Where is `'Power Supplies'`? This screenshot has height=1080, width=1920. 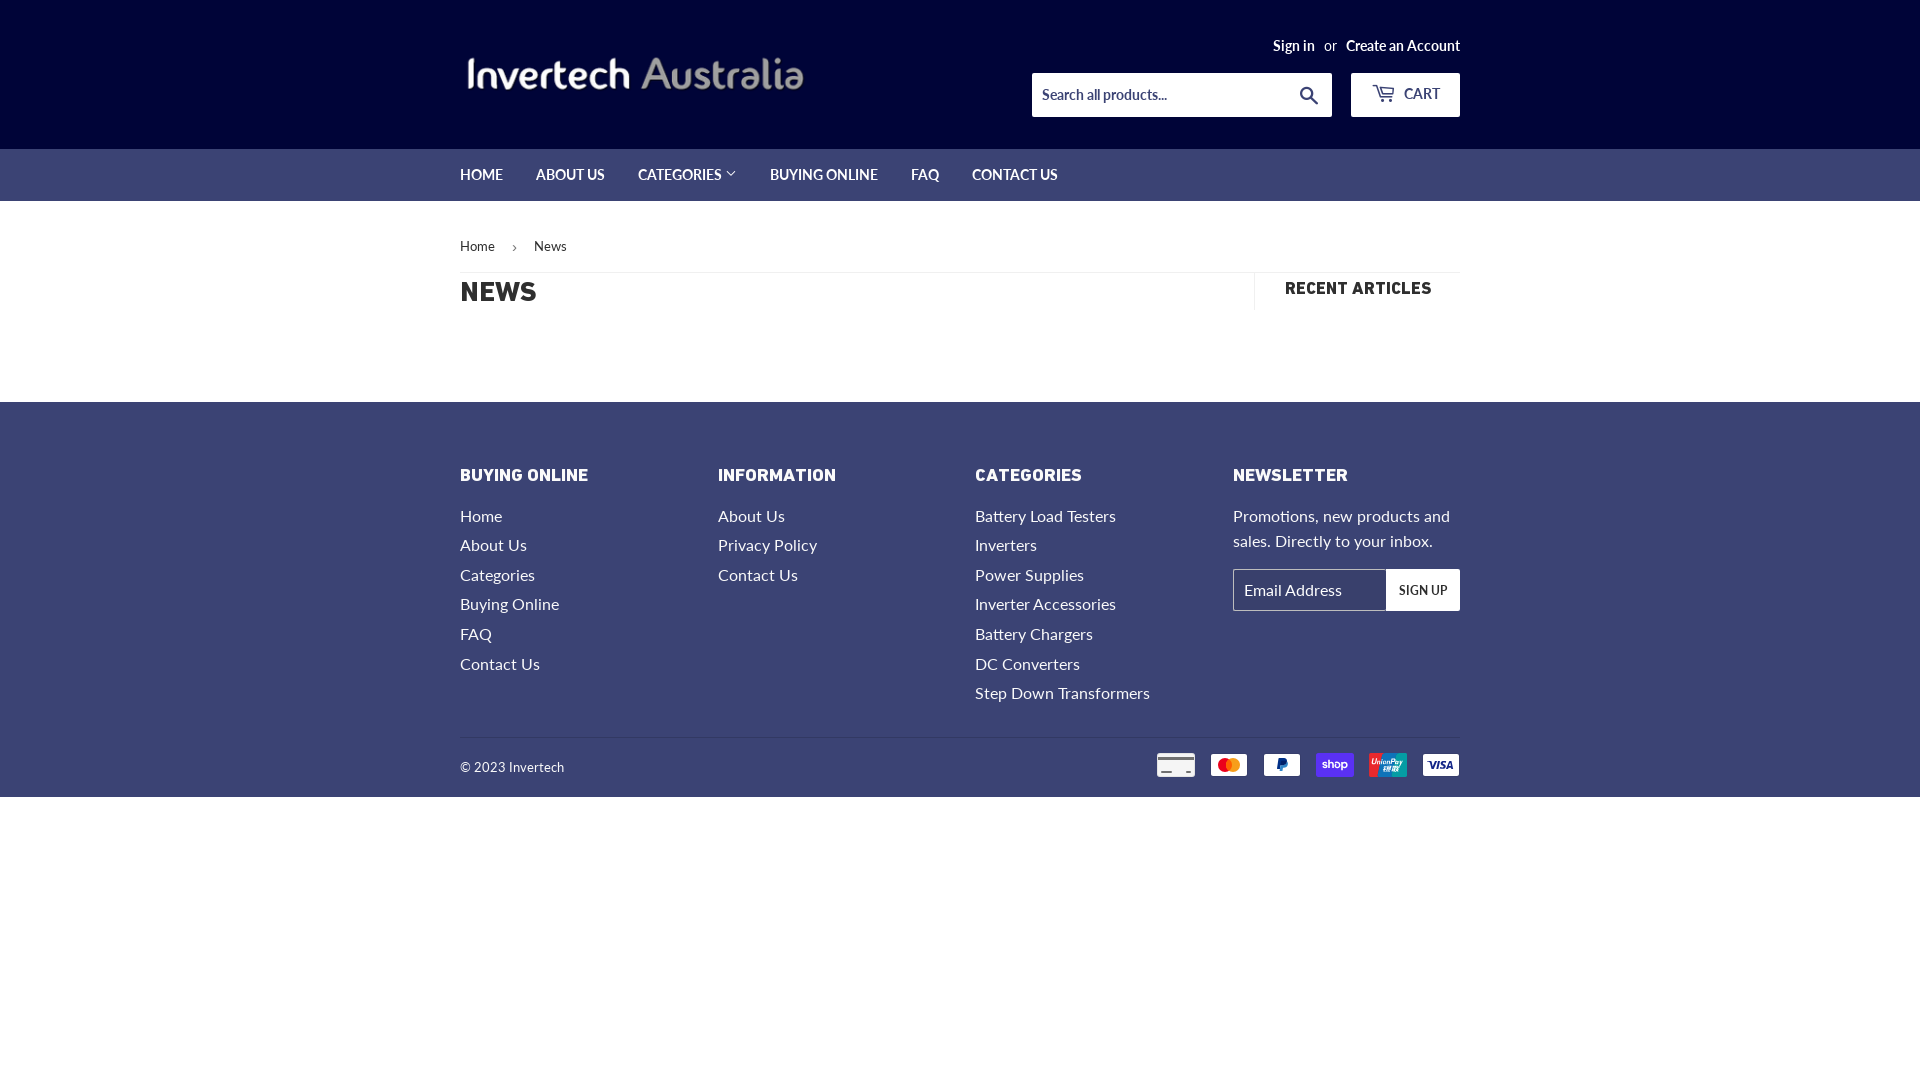 'Power Supplies' is located at coordinates (1029, 574).